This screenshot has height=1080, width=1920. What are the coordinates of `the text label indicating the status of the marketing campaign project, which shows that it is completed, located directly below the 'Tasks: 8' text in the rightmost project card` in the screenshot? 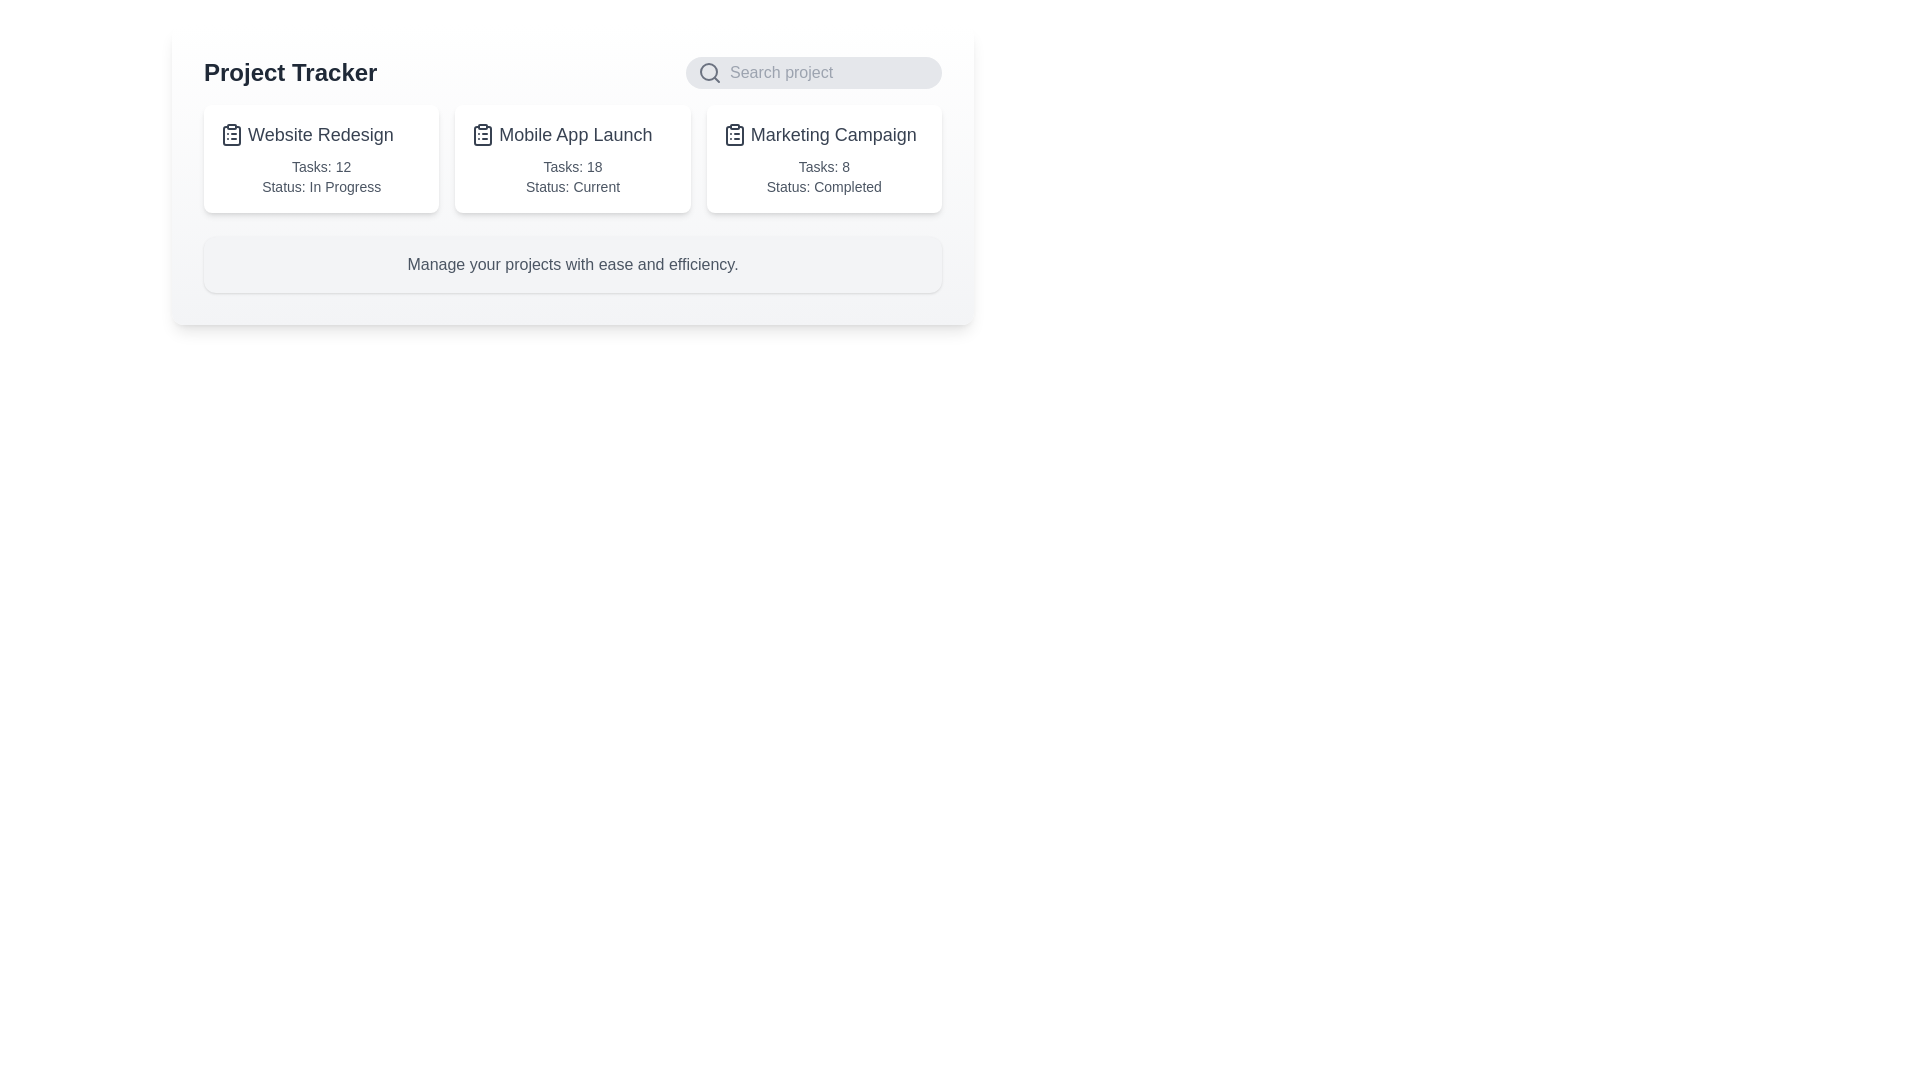 It's located at (824, 186).